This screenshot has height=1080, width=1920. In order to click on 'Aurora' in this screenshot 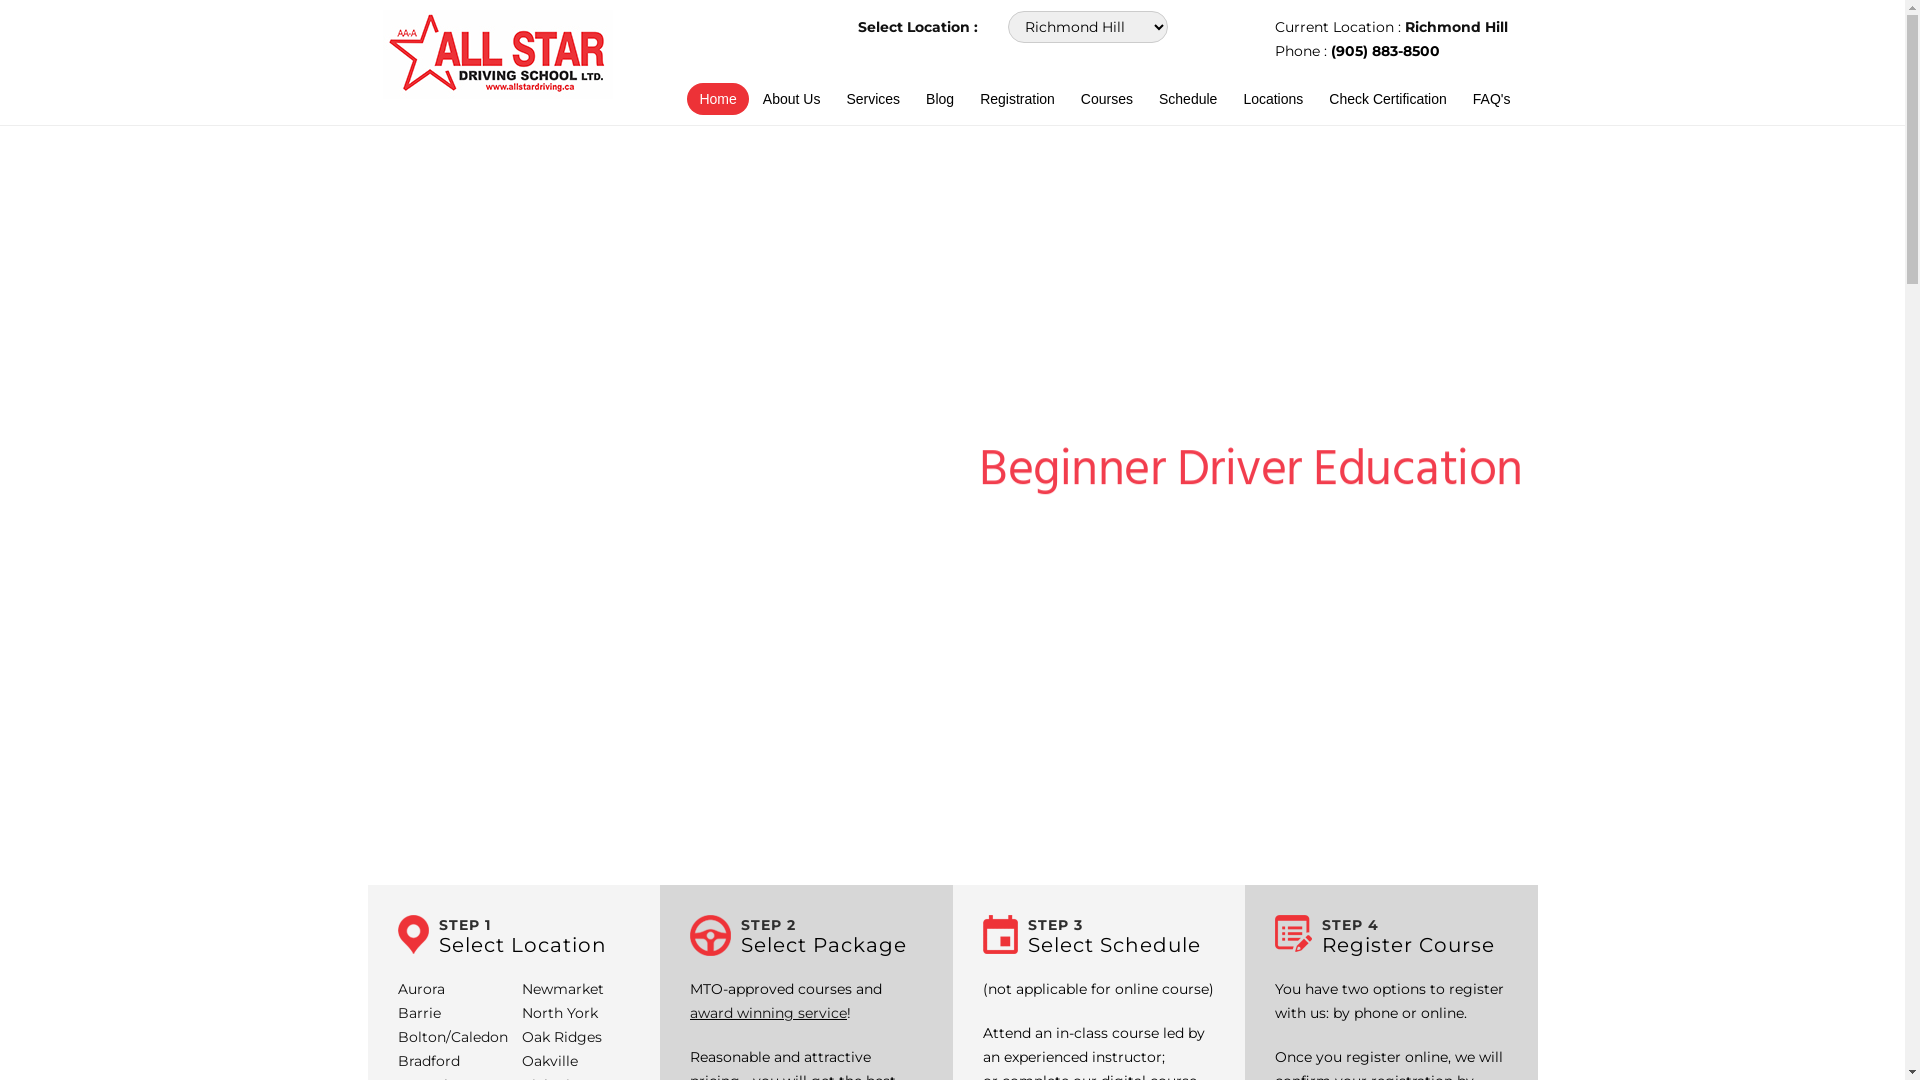, I will do `click(398, 987)`.